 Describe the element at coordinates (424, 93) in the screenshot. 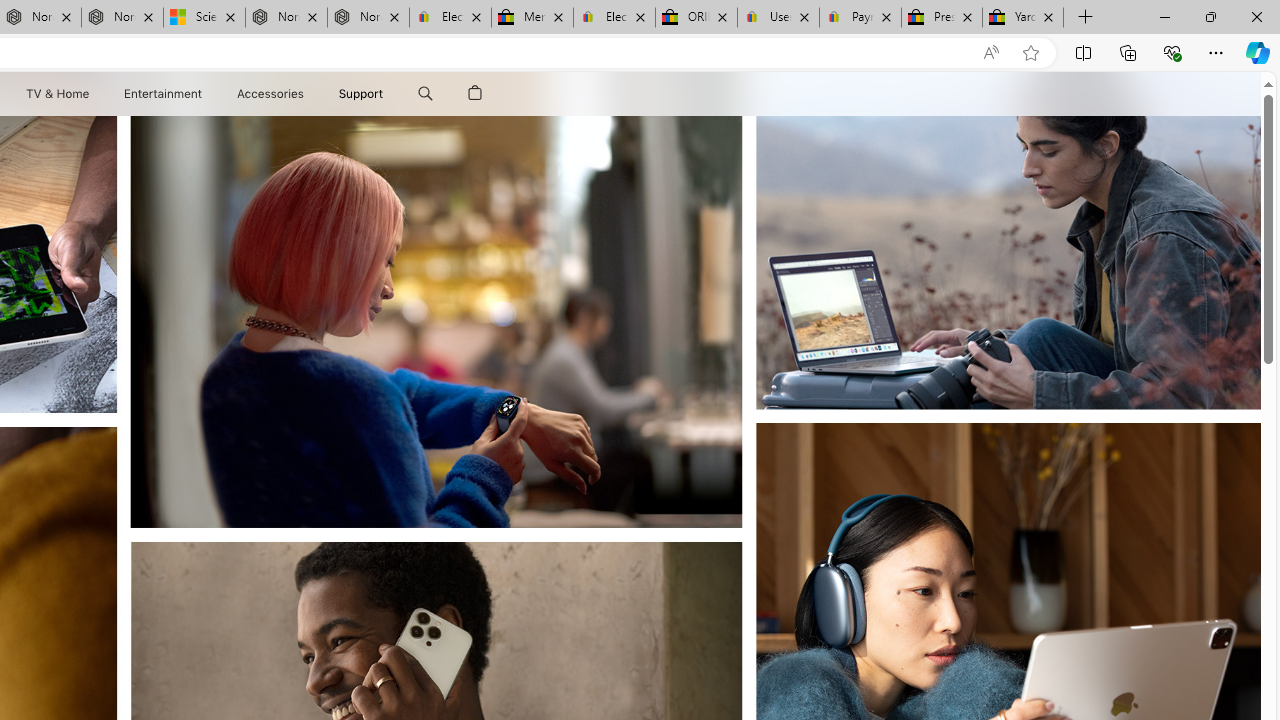

I see `'Search Support'` at that location.